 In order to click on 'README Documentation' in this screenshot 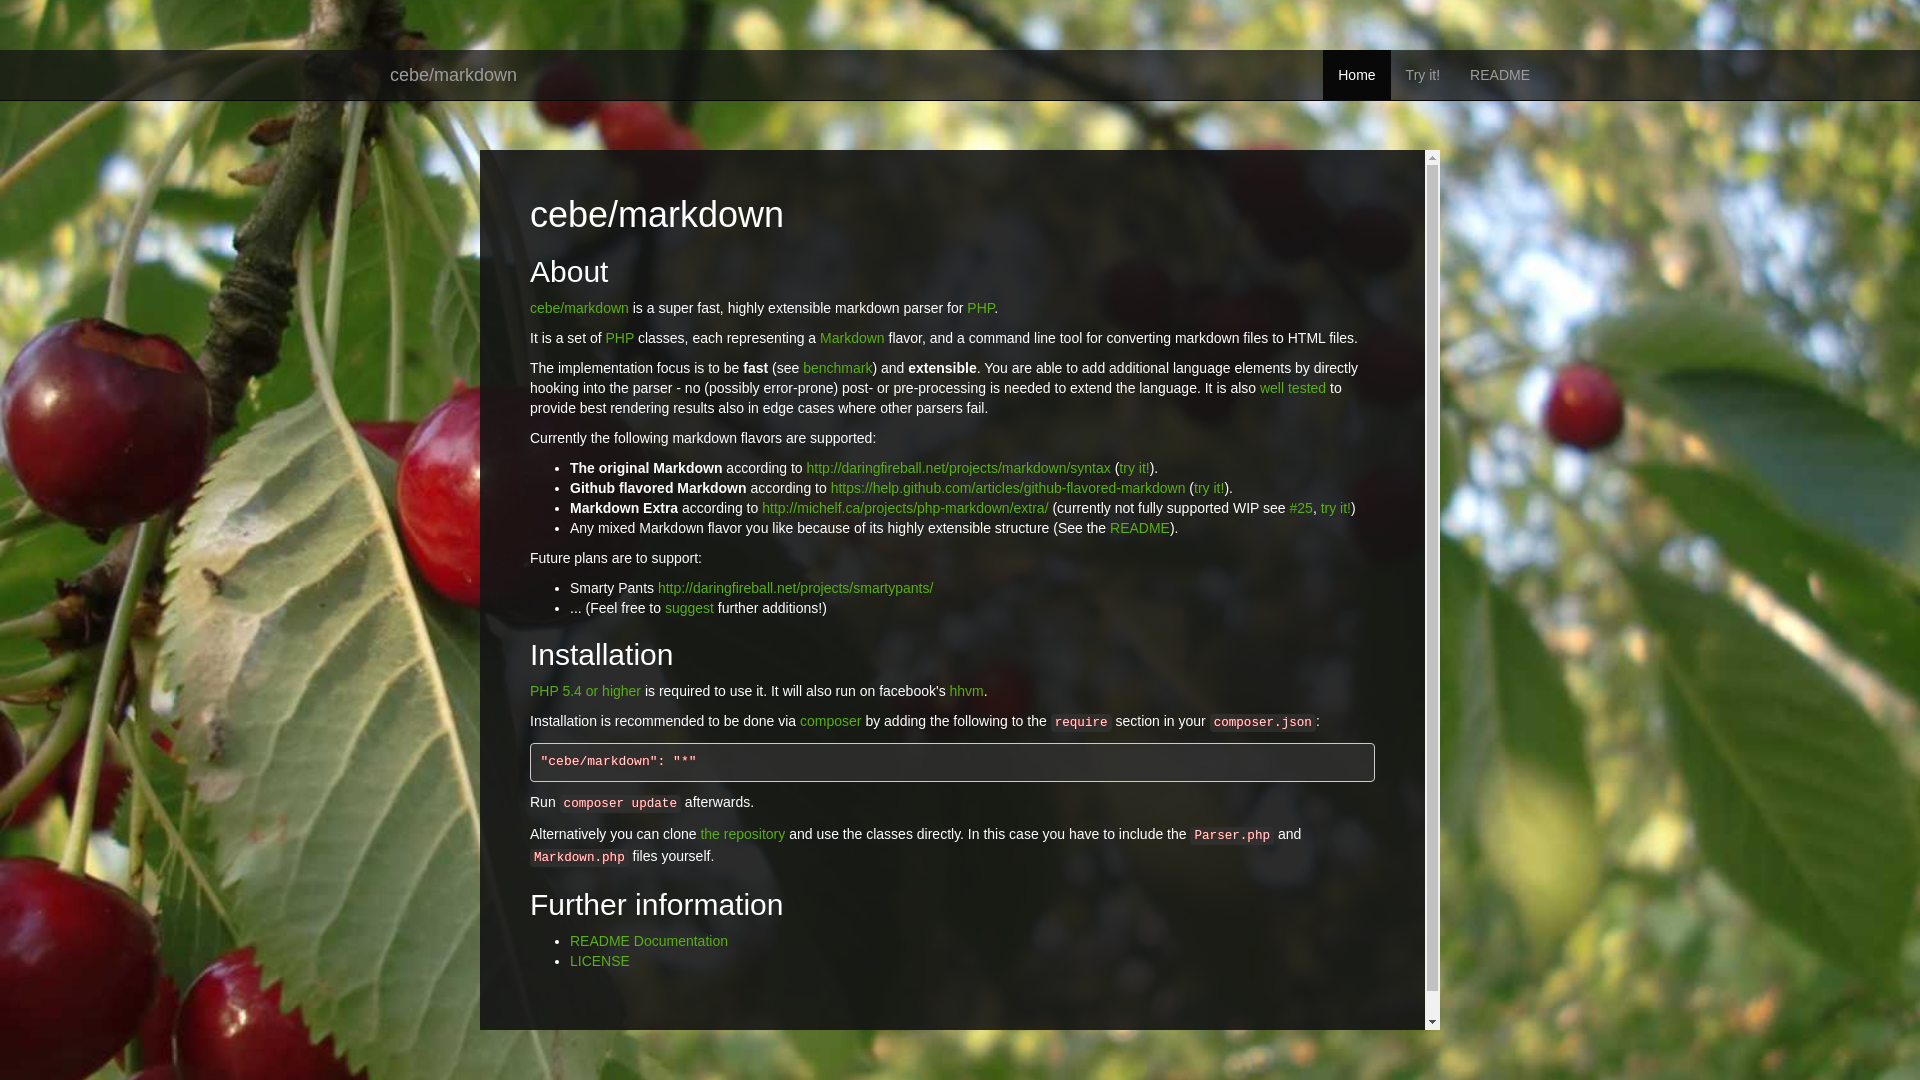, I will do `click(648, 941)`.